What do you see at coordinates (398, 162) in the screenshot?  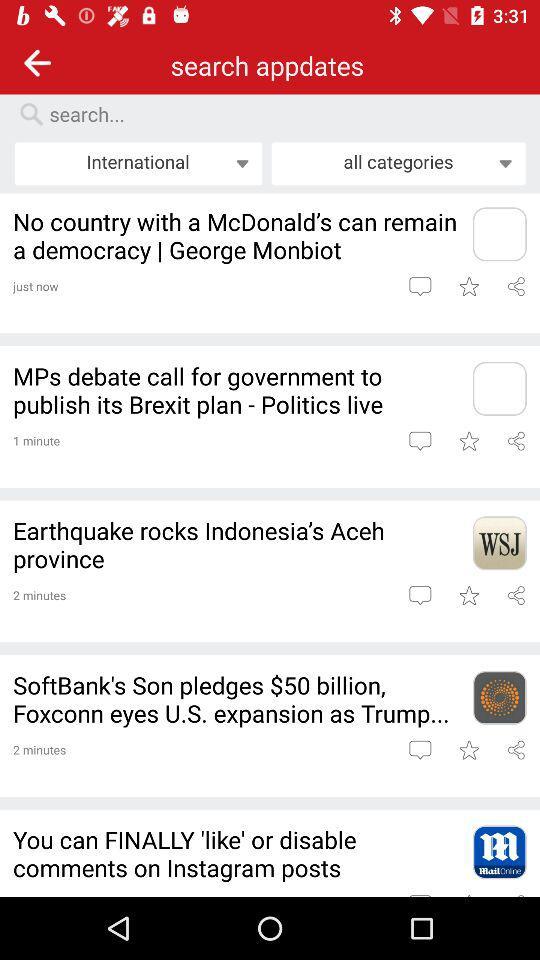 I see `all categories icon` at bounding box center [398, 162].